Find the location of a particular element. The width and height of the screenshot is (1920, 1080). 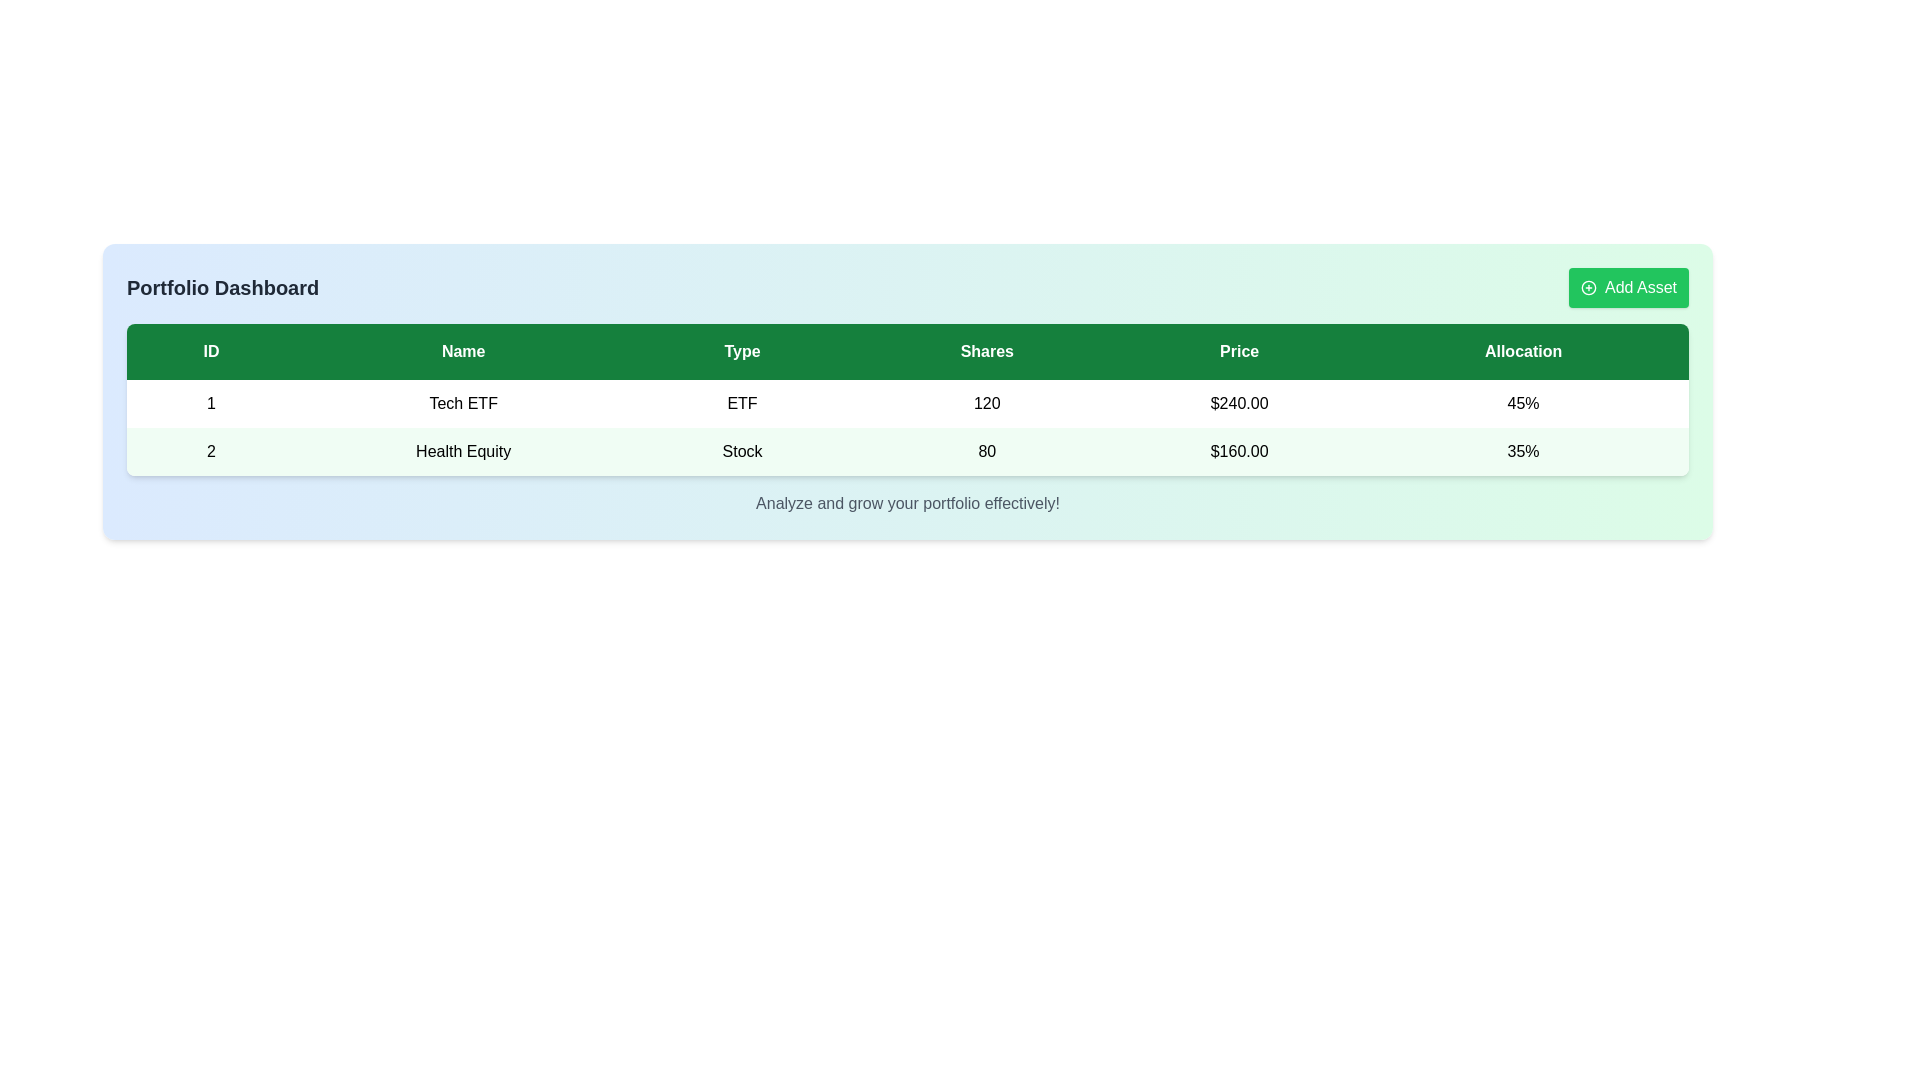

identifier displayed in the light green table cell that contains the numeral '2', located in the first column of the second row in the dashboard table is located at coordinates (211, 451).